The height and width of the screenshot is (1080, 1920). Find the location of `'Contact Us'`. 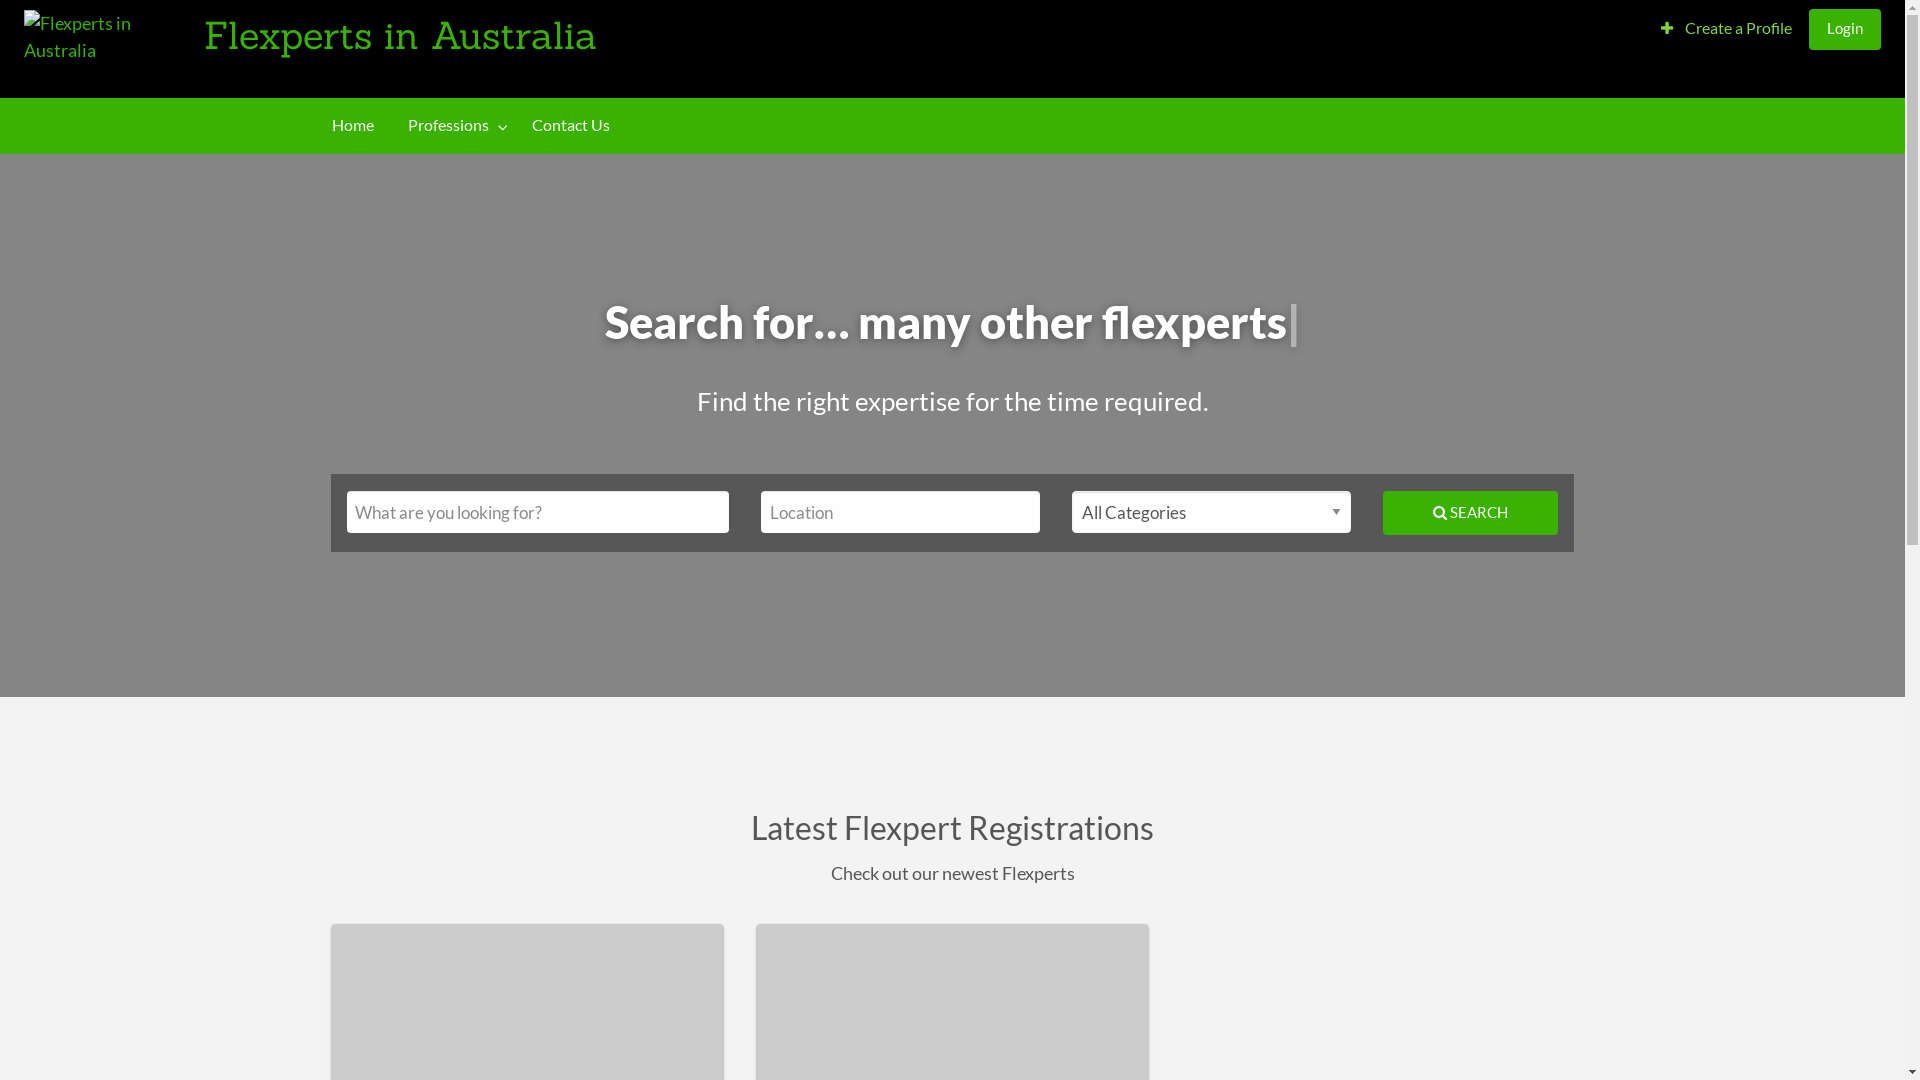

'Contact Us' is located at coordinates (569, 125).